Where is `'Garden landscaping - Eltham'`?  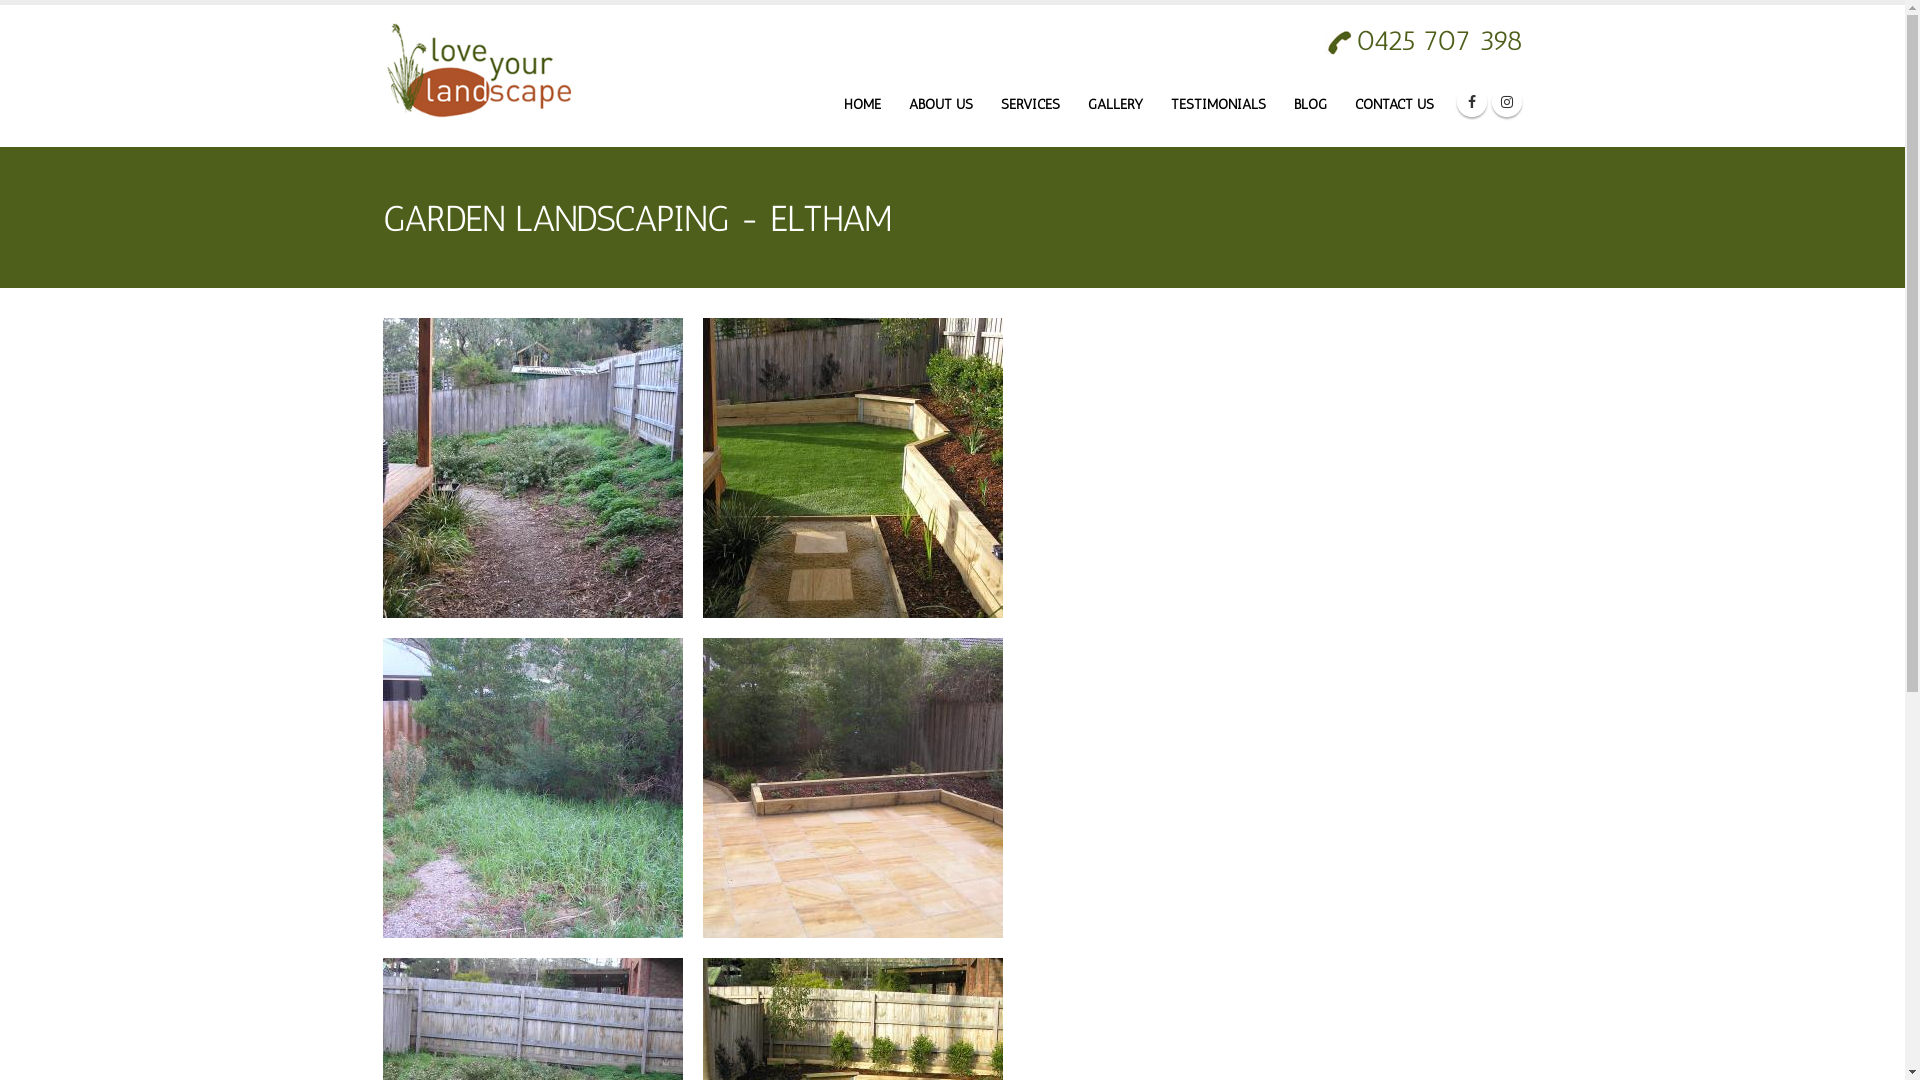
'Garden landscaping - Eltham' is located at coordinates (851, 466).